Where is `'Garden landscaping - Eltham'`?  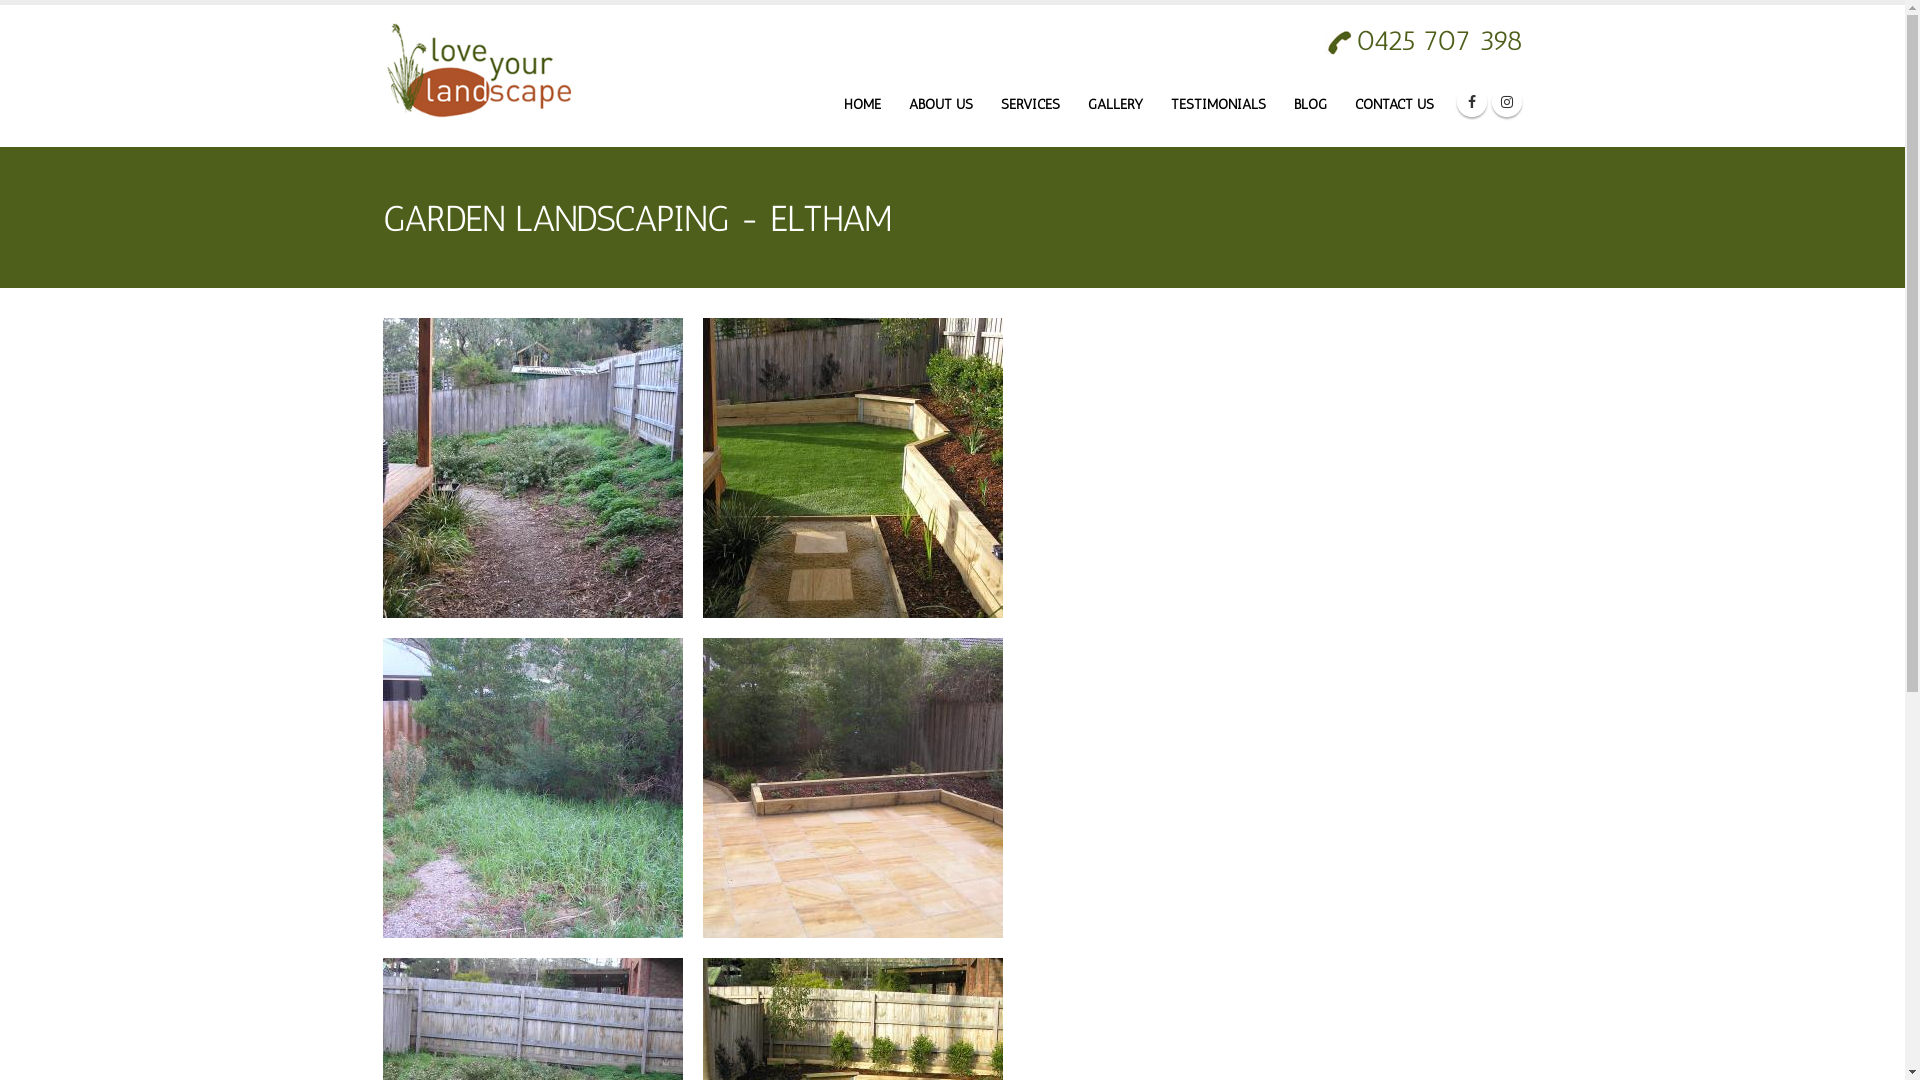
'Garden landscaping - Eltham' is located at coordinates (851, 466).